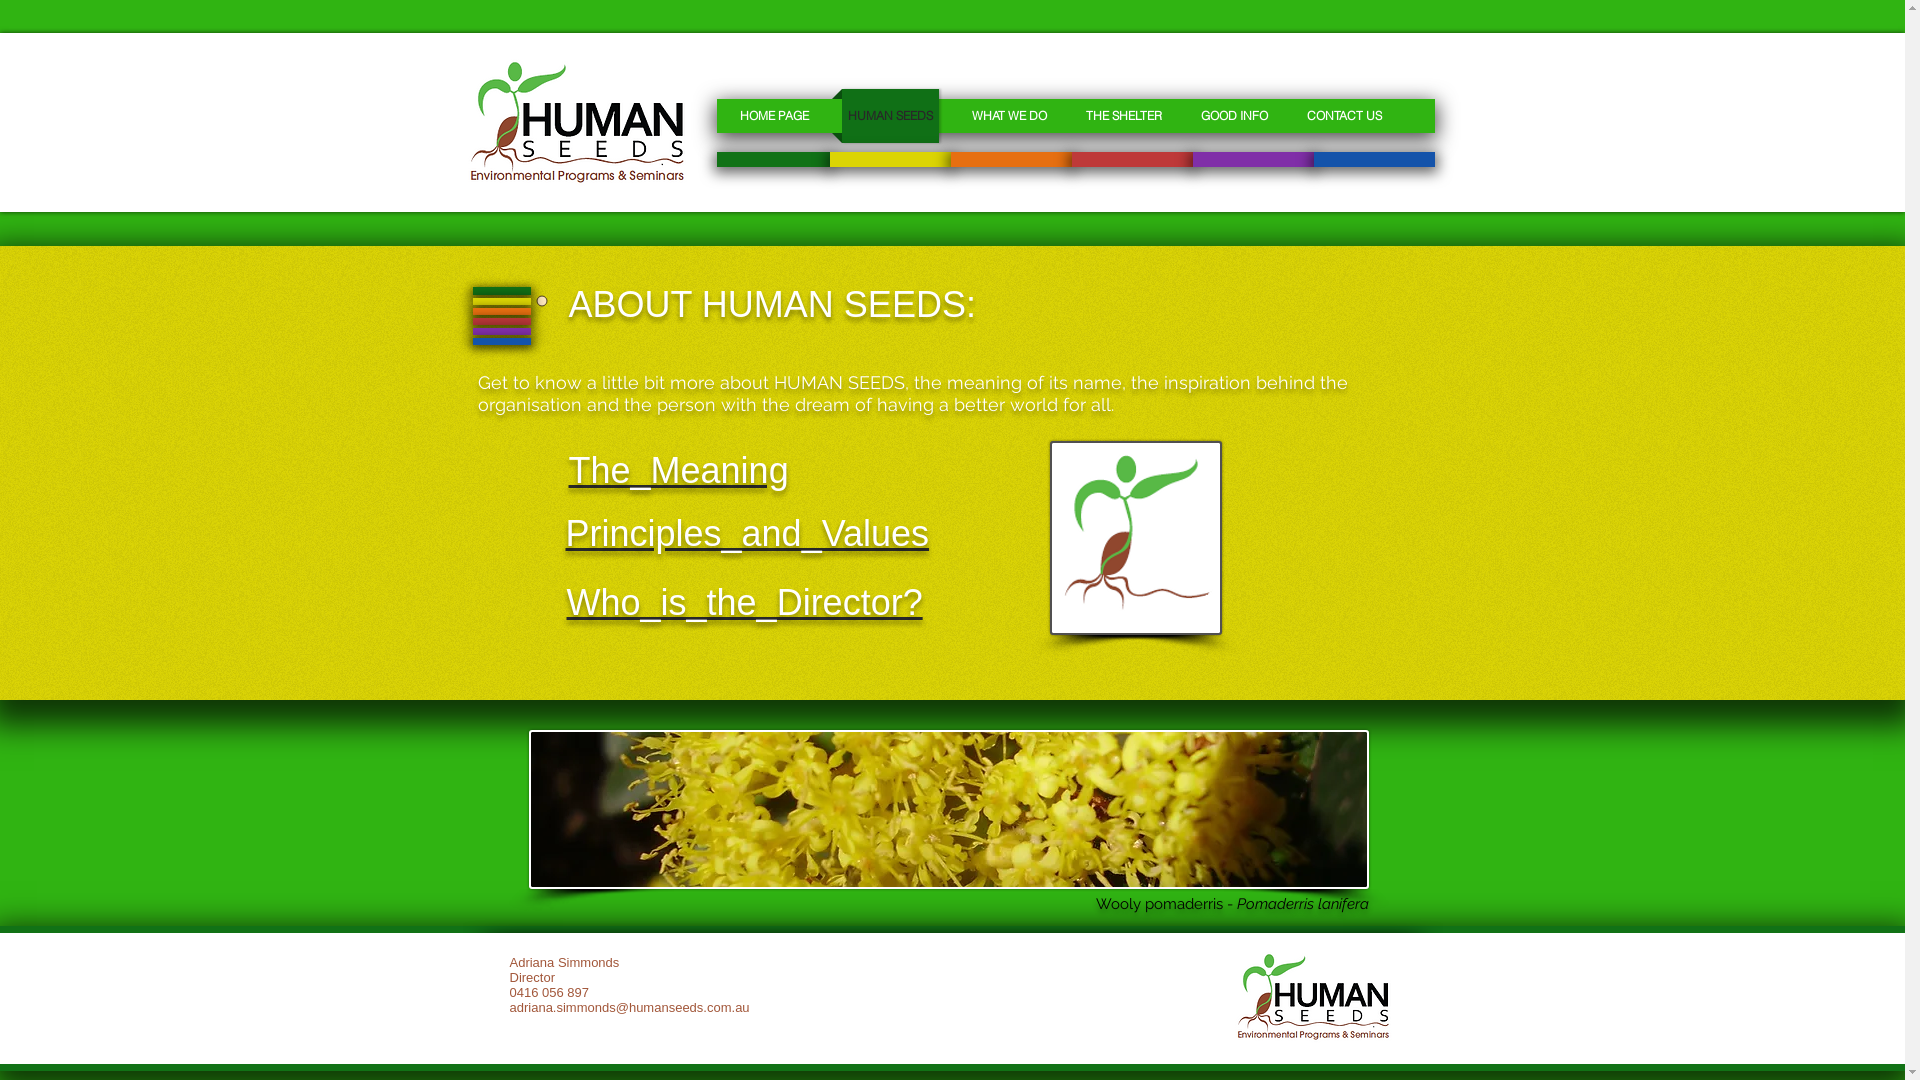 This screenshot has width=1920, height=1080. What do you see at coordinates (1123, 115) in the screenshot?
I see `'THE SHELTER'` at bounding box center [1123, 115].